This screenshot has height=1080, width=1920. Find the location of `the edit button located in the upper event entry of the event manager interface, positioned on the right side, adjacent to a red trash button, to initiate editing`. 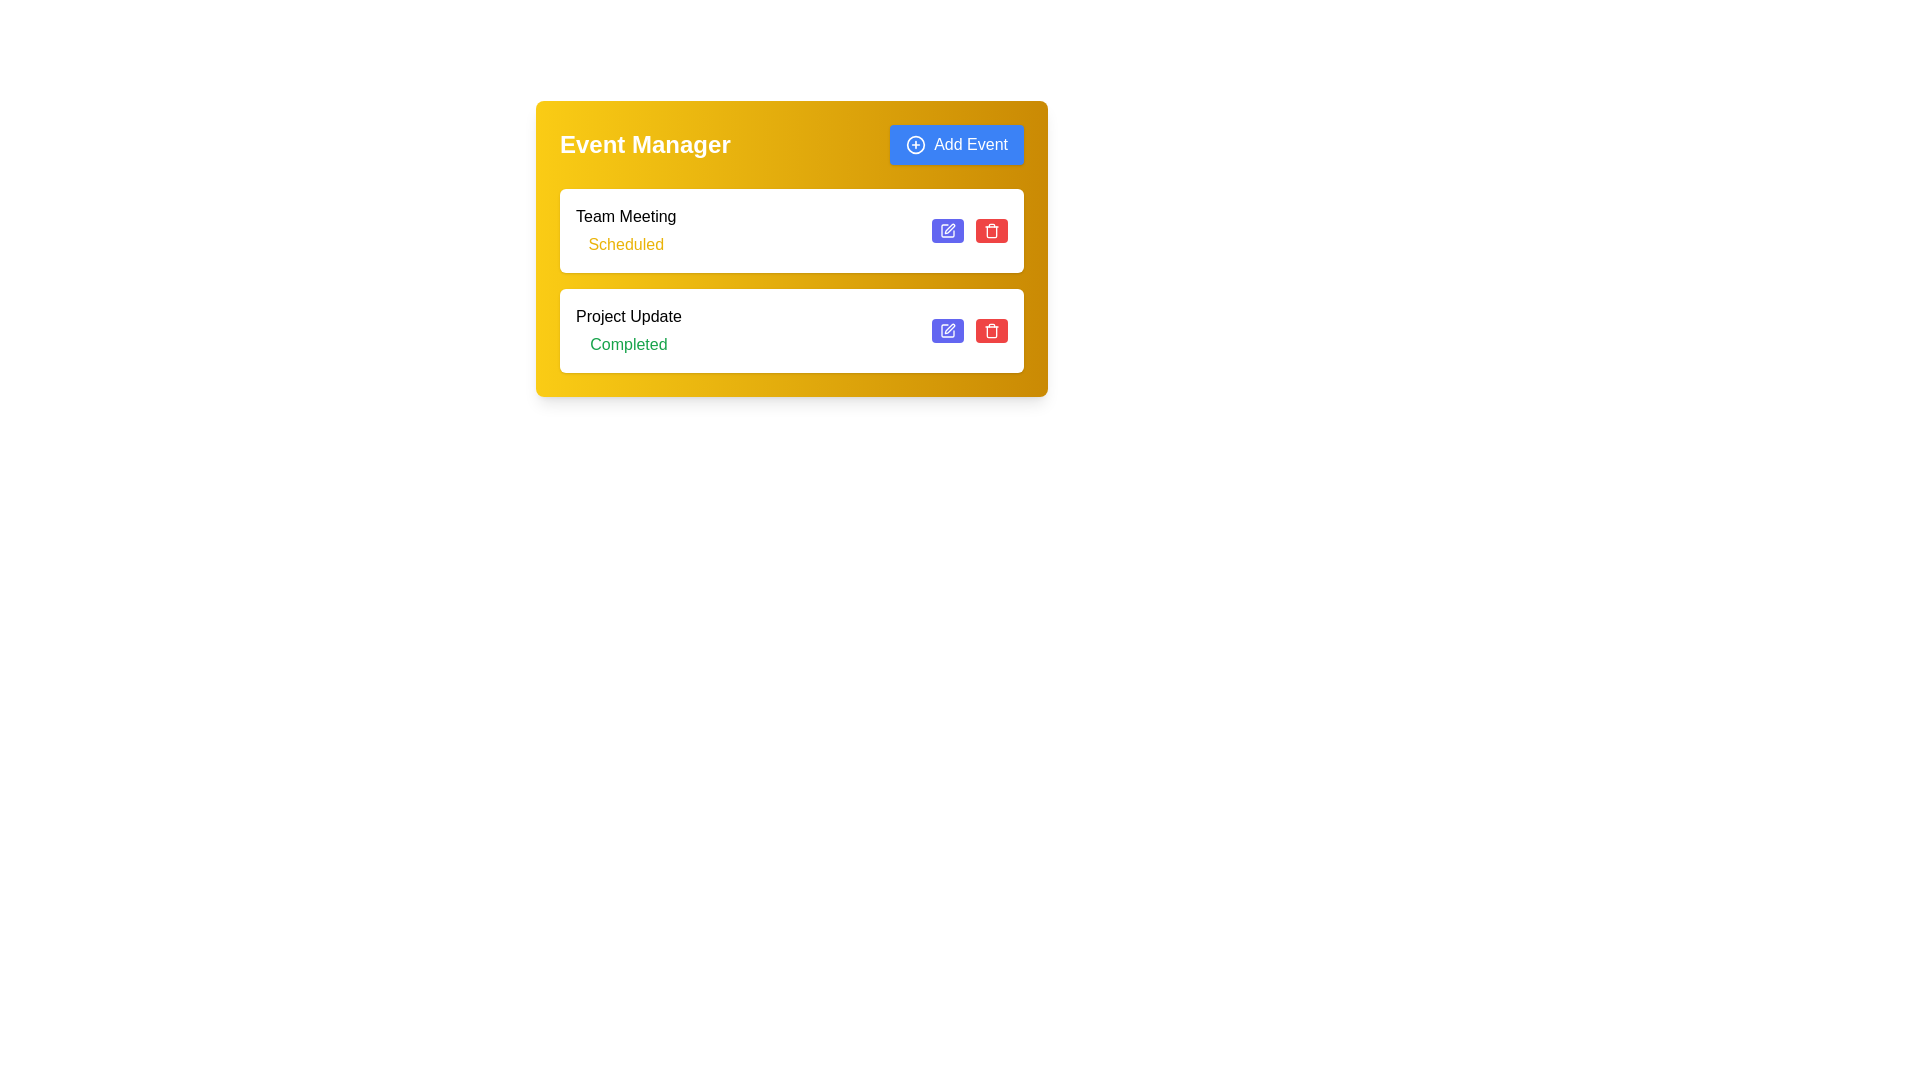

the edit button located in the upper event entry of the event manager interface, positioned on the right side, adjacent to a red trash button, to initiate editing is located at coordinates (947, 230).